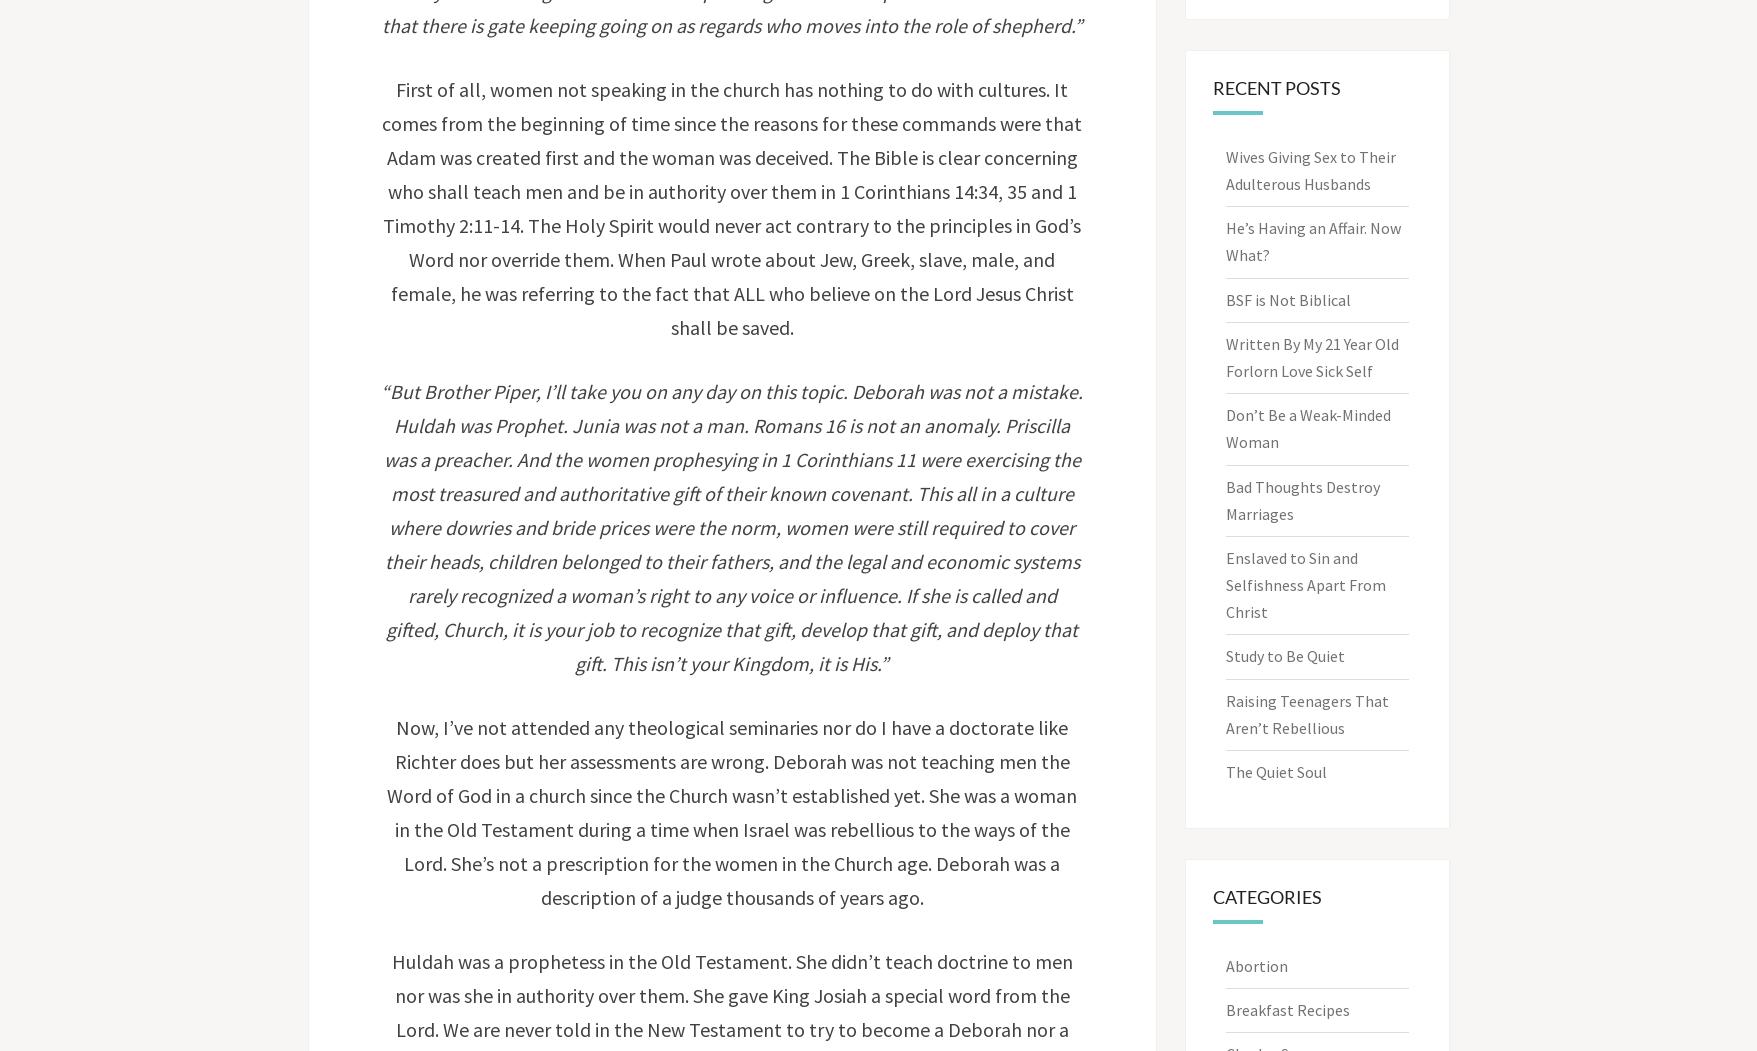 This screenshot has width=1757, height=1051. What do you see at coordinates (1225, 499) in the screenshot?
I see `'Bad Thoughts Destroy Marriages'` at bounding box center [1225, 499].